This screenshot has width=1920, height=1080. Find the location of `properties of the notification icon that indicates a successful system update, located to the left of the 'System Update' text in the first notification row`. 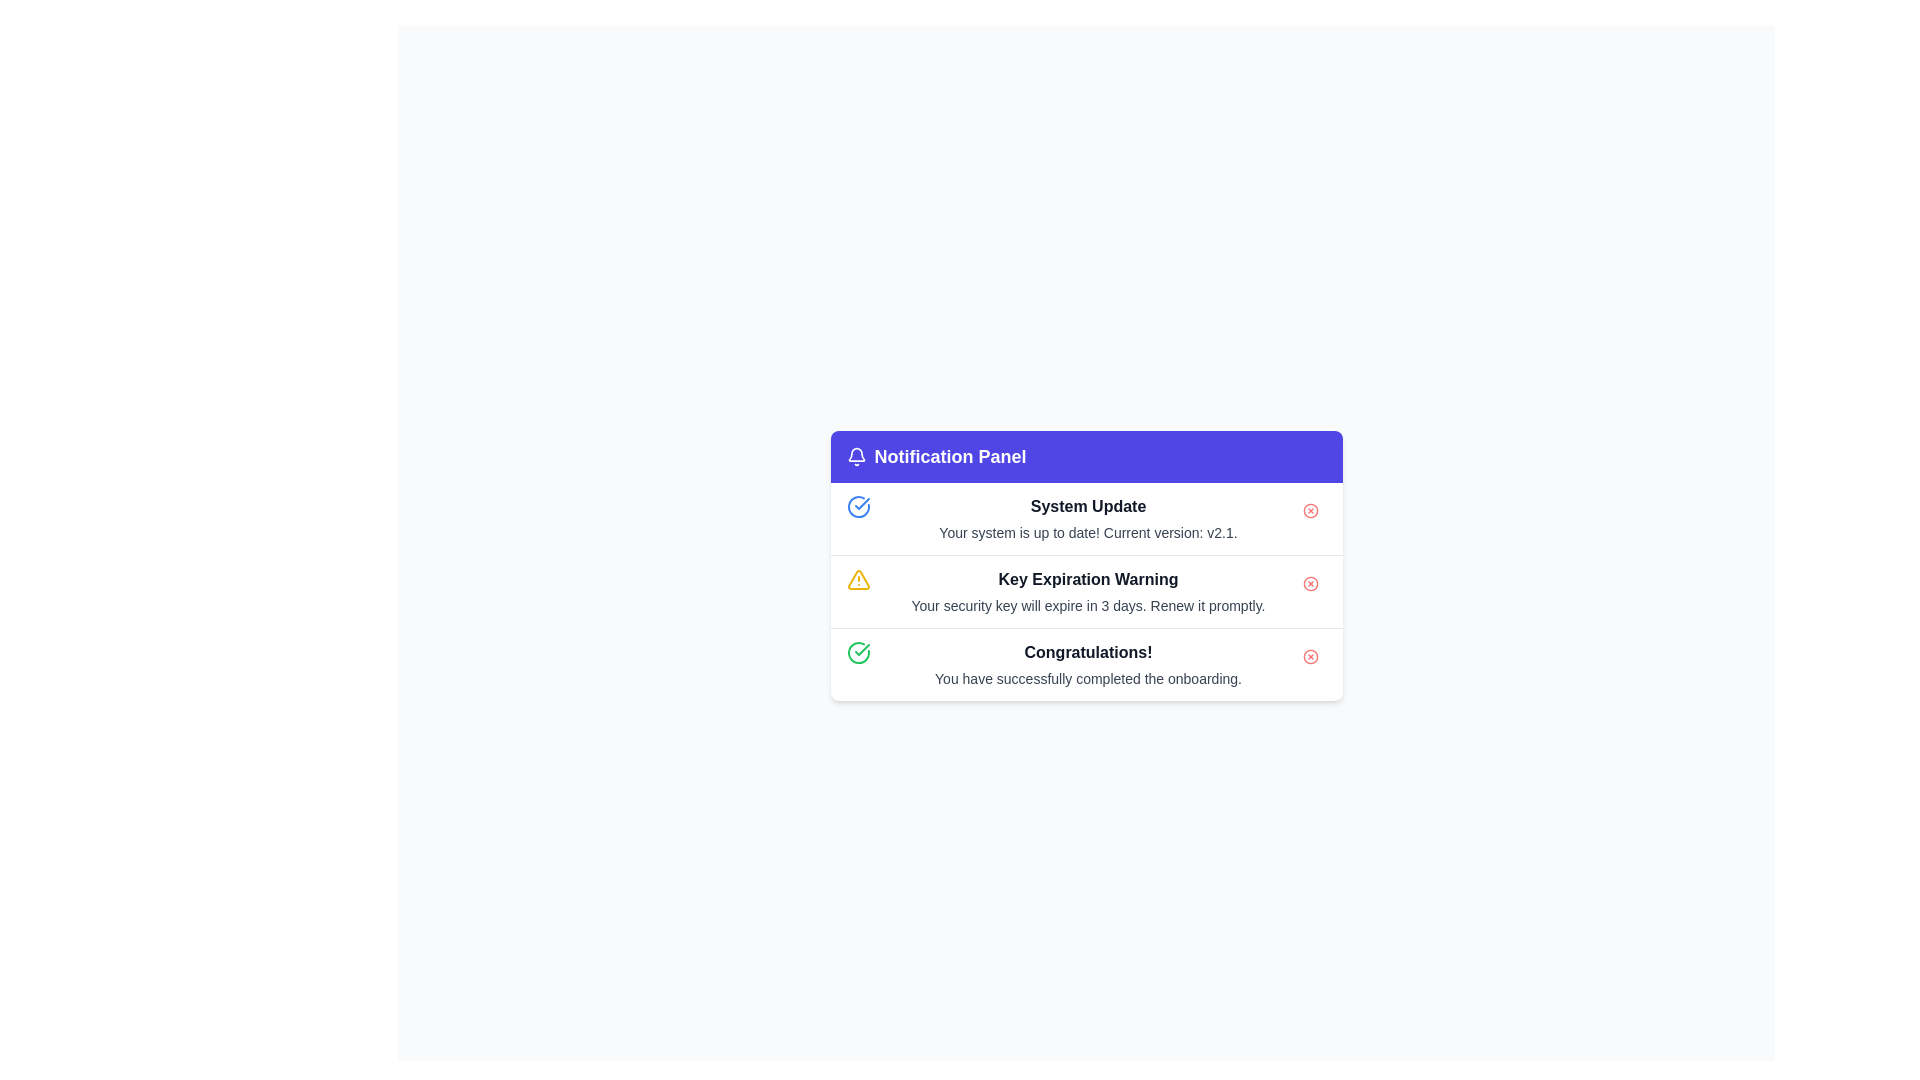

properties of the notification icon that indicates a successful system update, located to the left of the 'System Update' text in the first notification row is located at coordinates (858, 505).